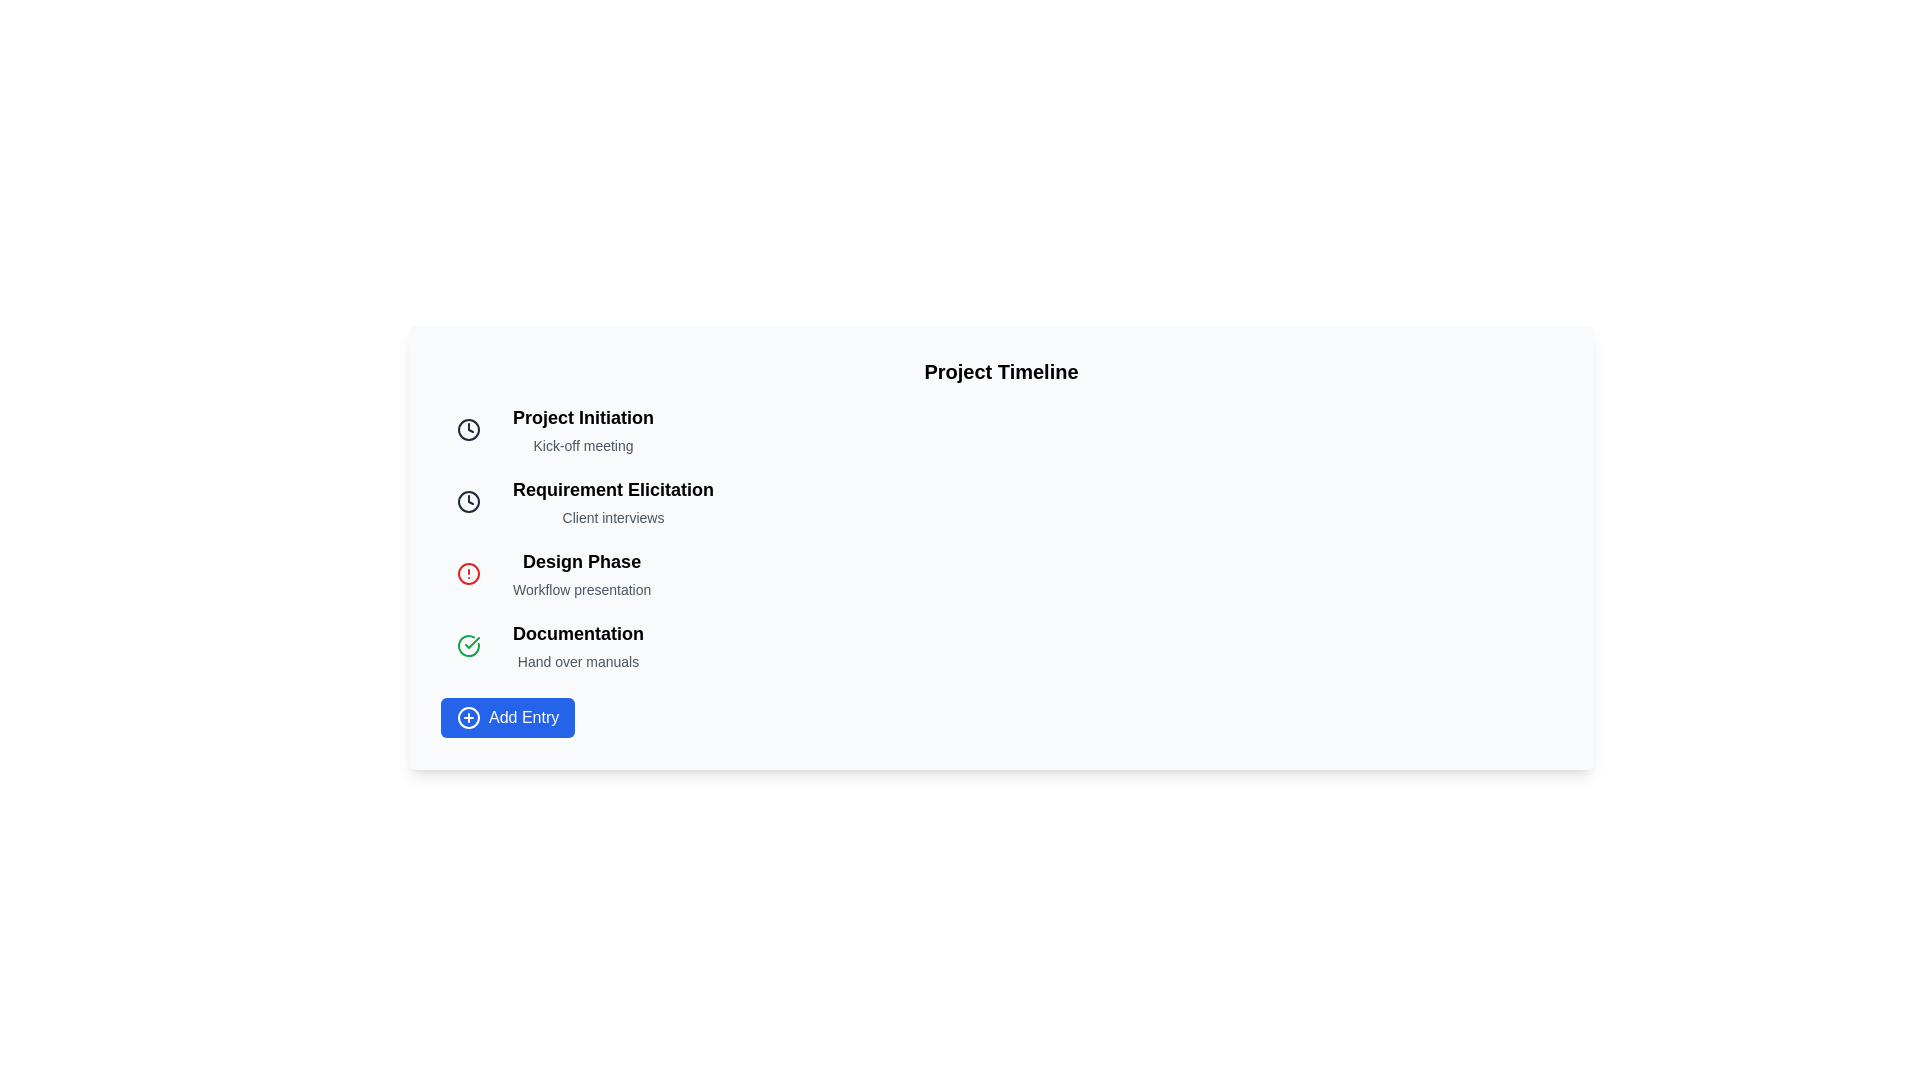 This screenshot has height=1080, width=1920. Describe the element at coordinates (612, 500) in the screenshot. I see `the text label combination representing 'Requirement Elicitation' with details 'Client interviews', which is the second item in the vertical list of the timeline` at that location.